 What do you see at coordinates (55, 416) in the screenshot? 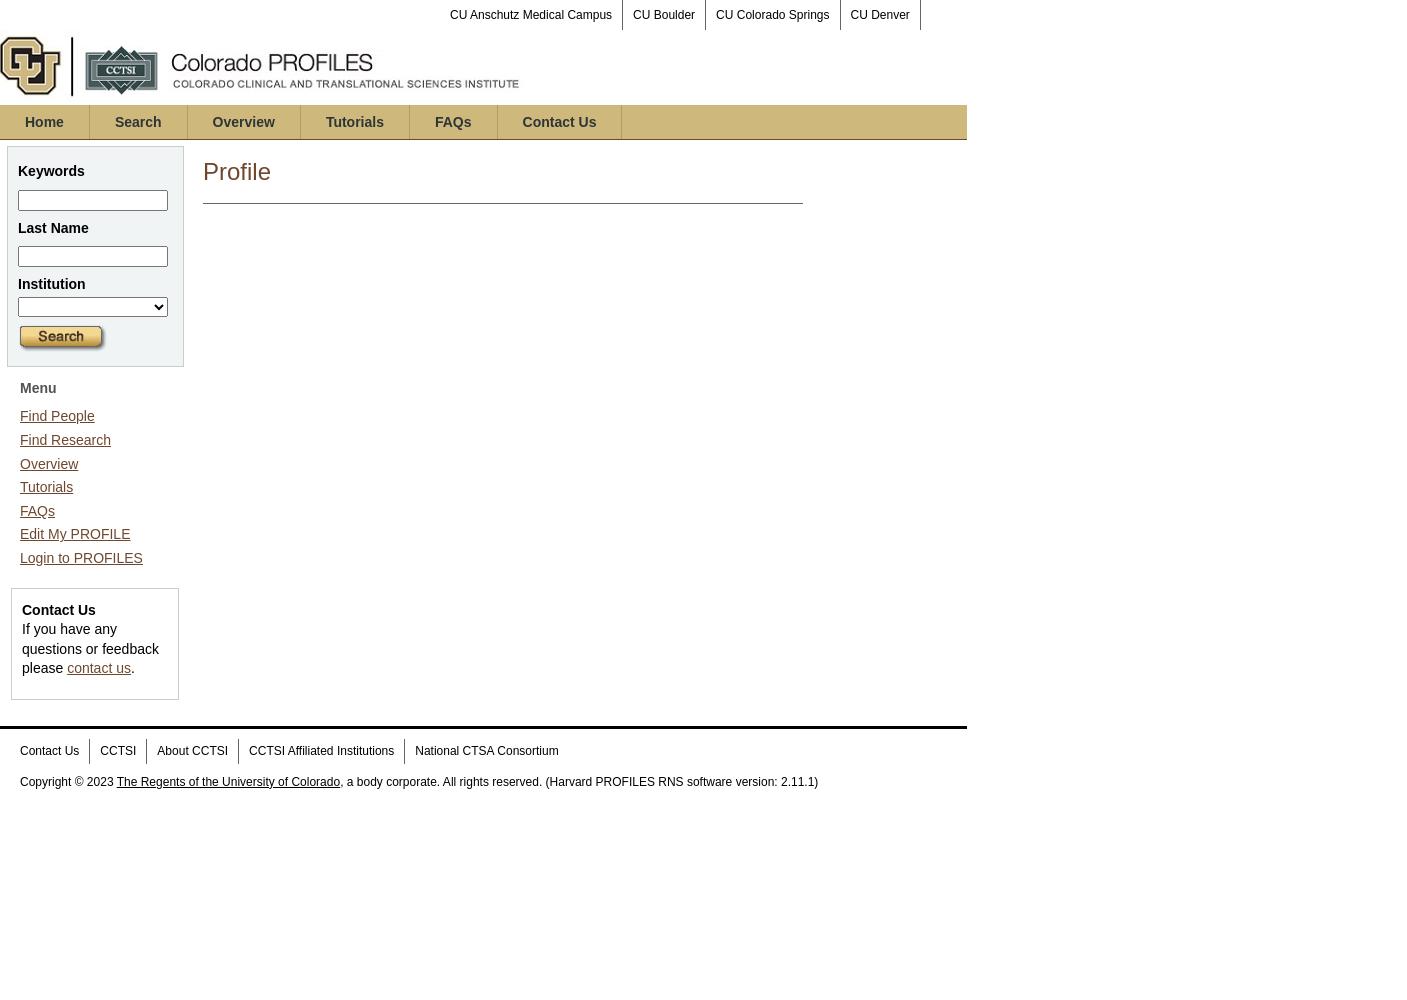
I see `'Find People'` at bounding box center [55, 416].